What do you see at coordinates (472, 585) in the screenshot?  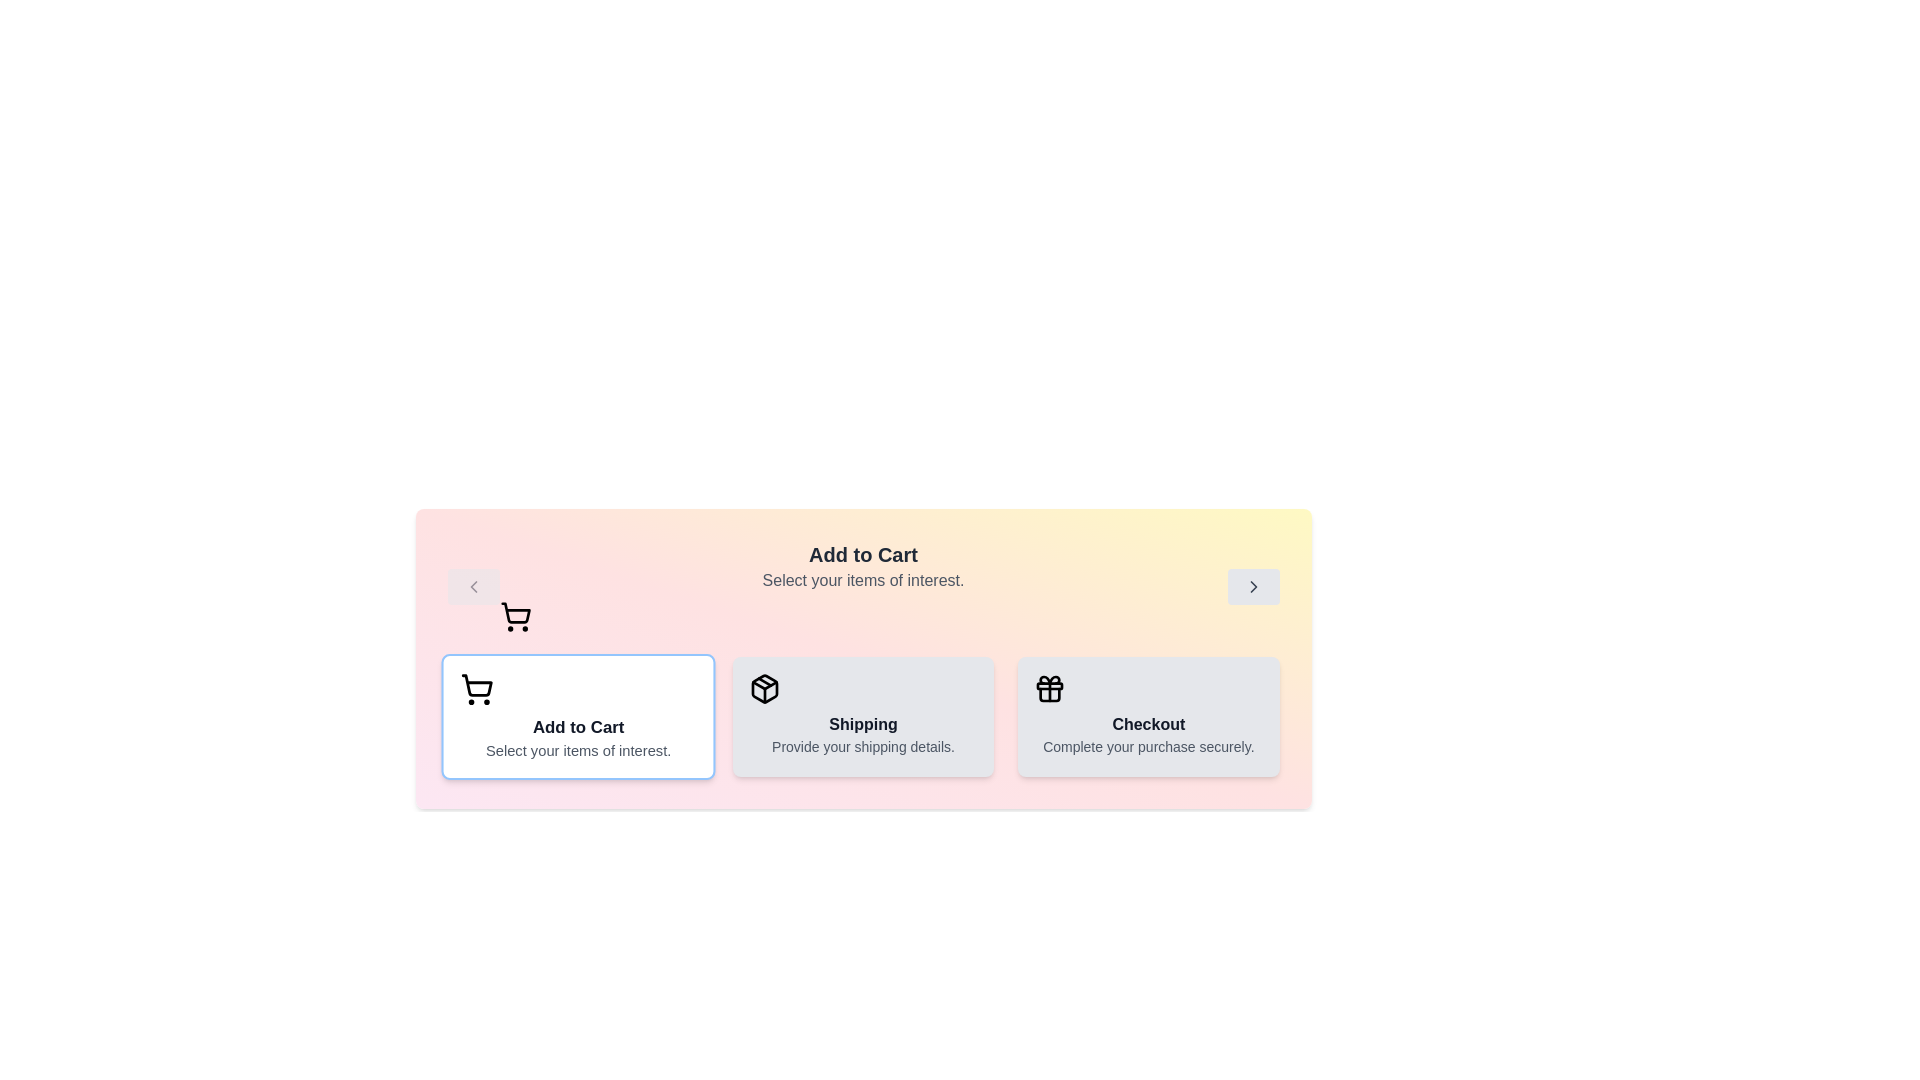 I see `the left-pointing chevron icon button located in the top-left corner of the navigational interface` at bounding box center [472, 585].